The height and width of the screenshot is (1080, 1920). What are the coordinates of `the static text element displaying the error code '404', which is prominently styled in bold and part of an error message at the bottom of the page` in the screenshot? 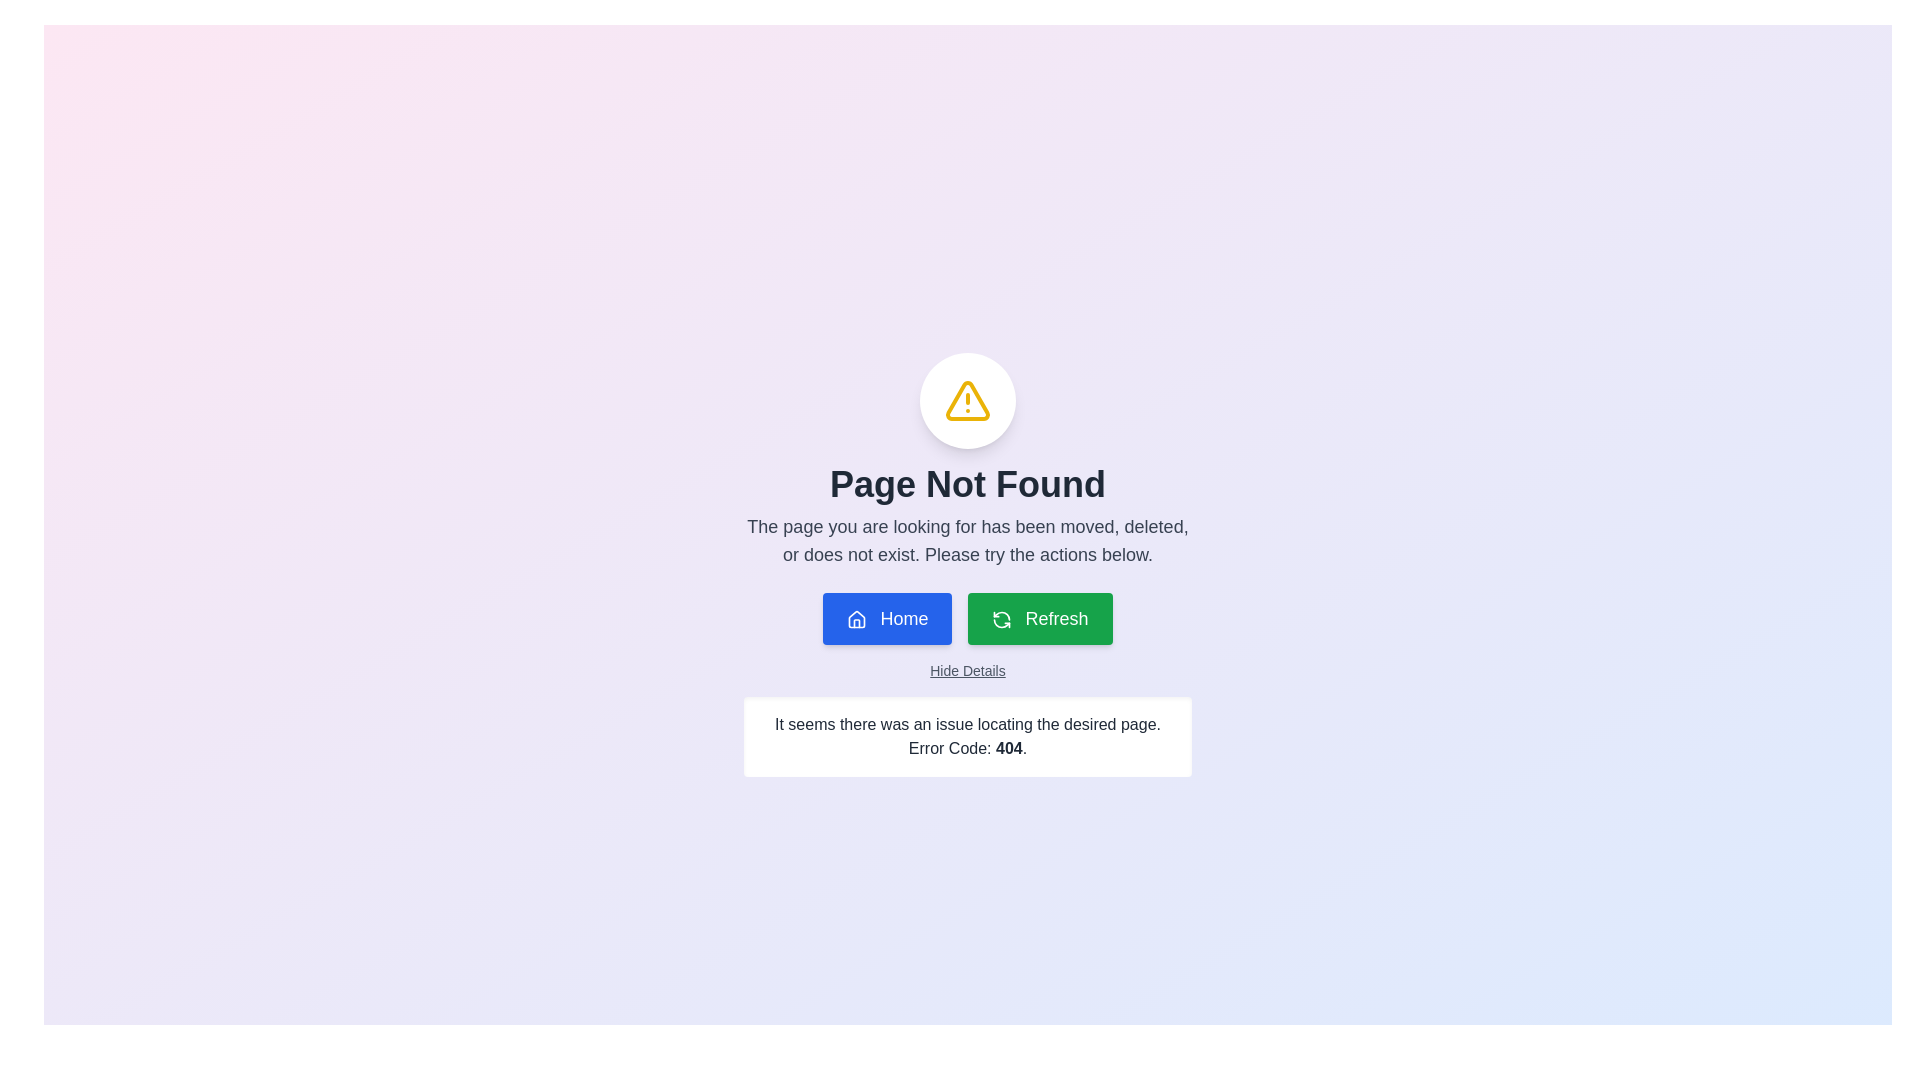 It's located at (1009, 748).